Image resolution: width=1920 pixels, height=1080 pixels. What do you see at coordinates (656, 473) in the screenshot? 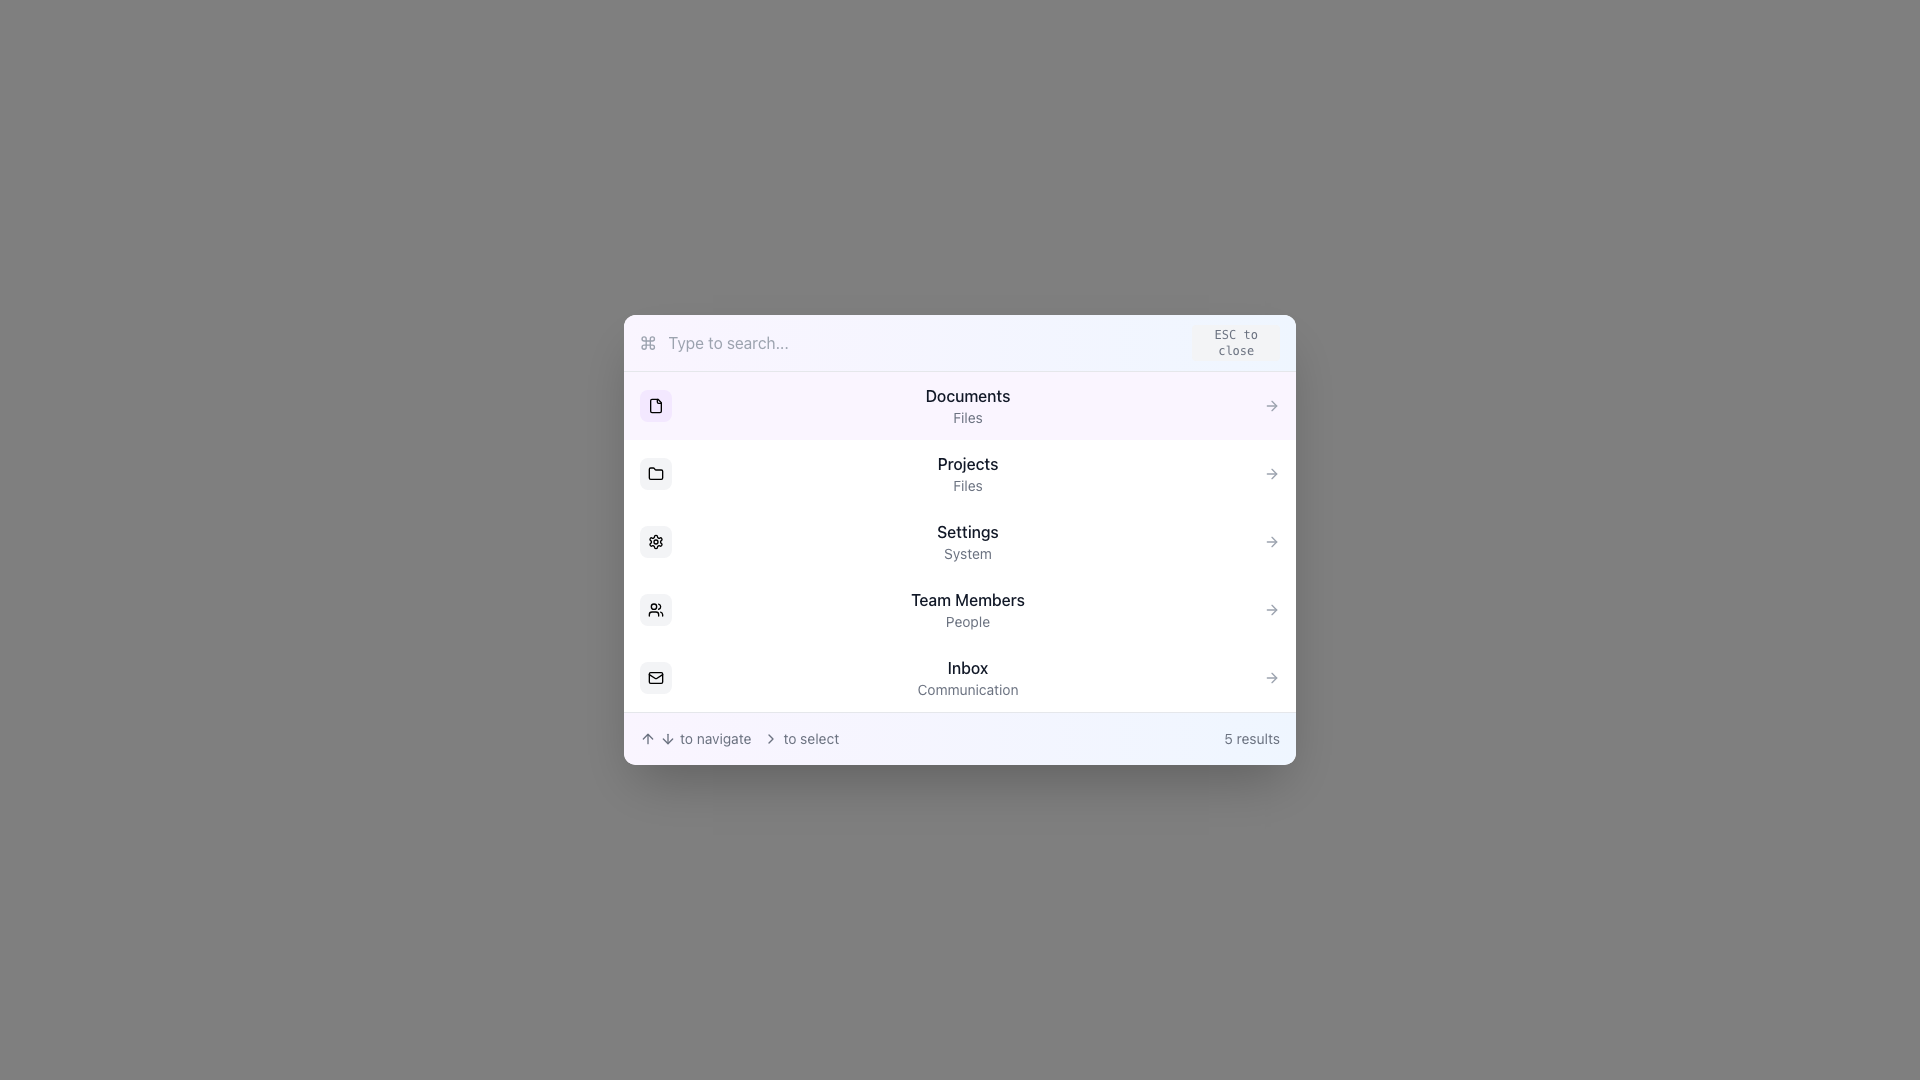
I see `the 'Projects' icon, which is the second icon in a vertical list on the left side of the user interface, positioned below the document icon and above the gear icon` at bounding box center [656, 473].